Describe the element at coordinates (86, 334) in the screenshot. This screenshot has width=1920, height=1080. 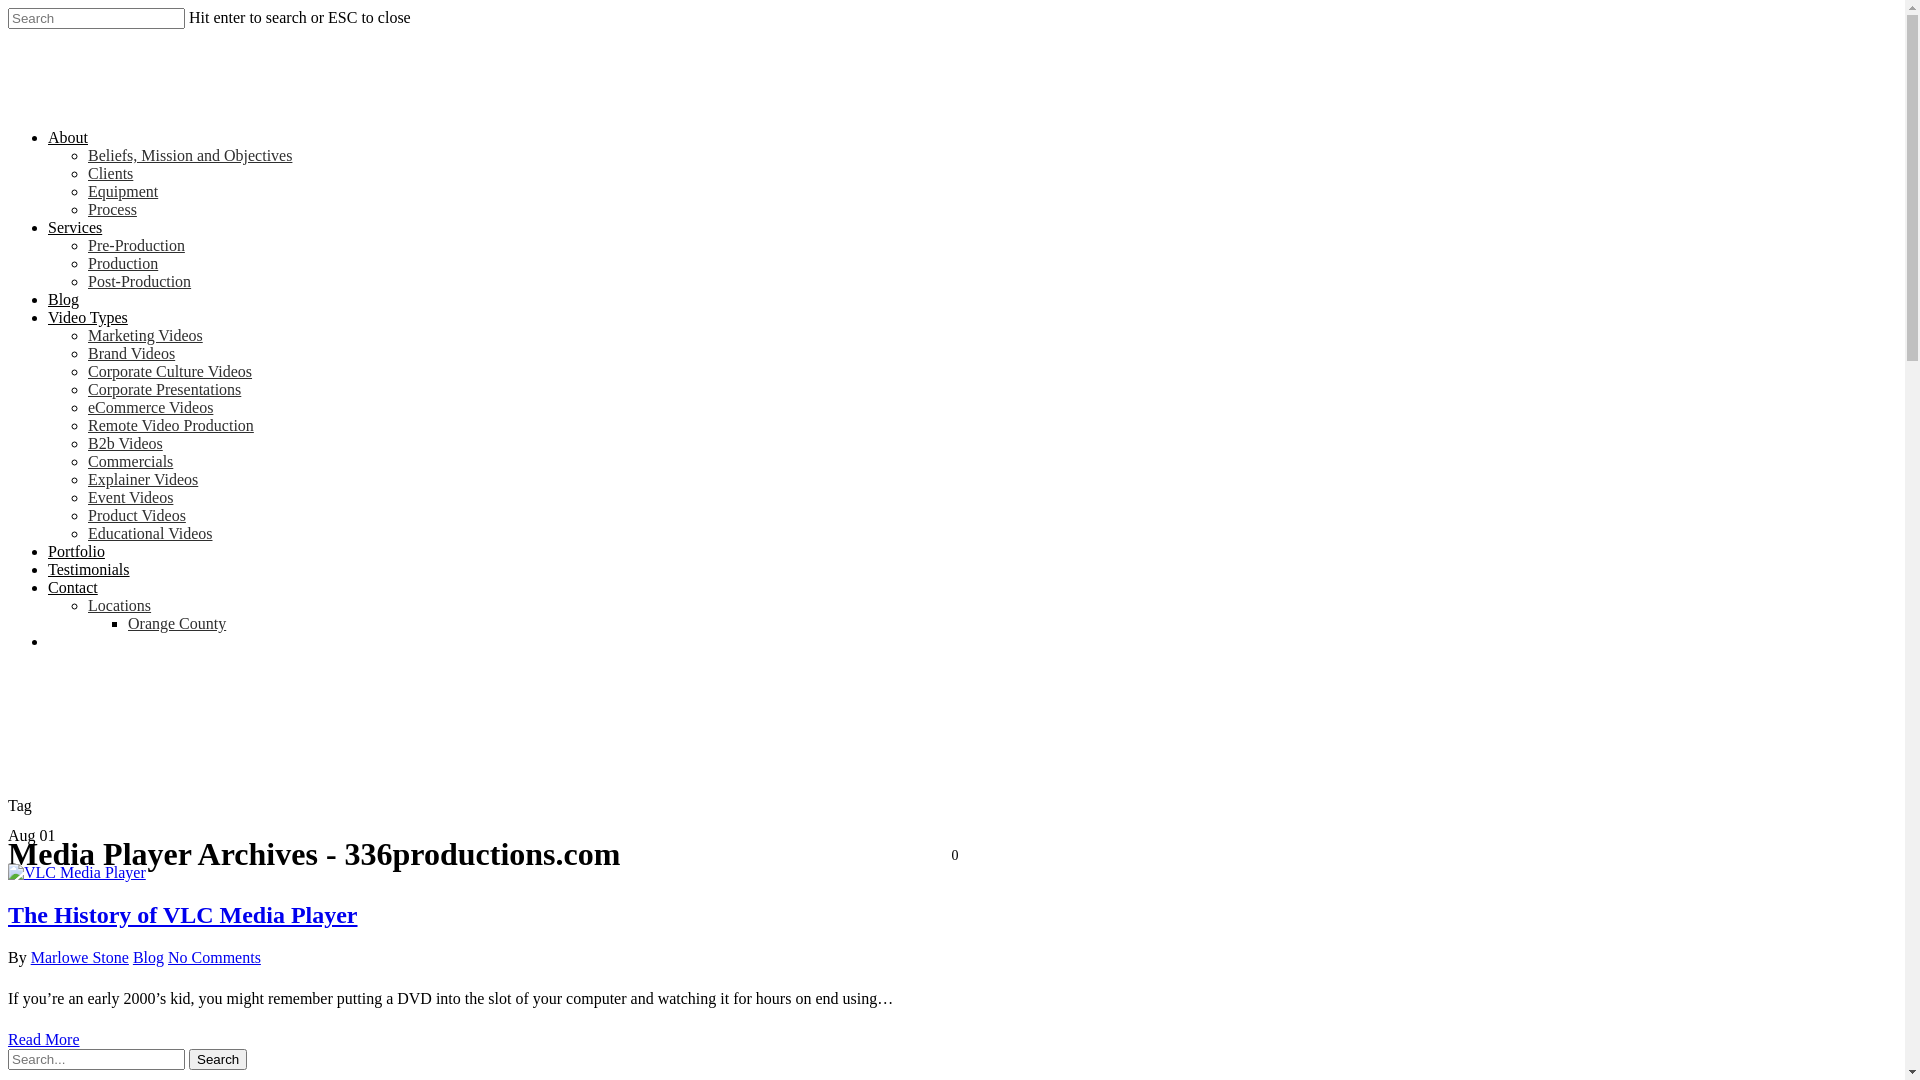
I see `'Marketing Videos'` at that location.